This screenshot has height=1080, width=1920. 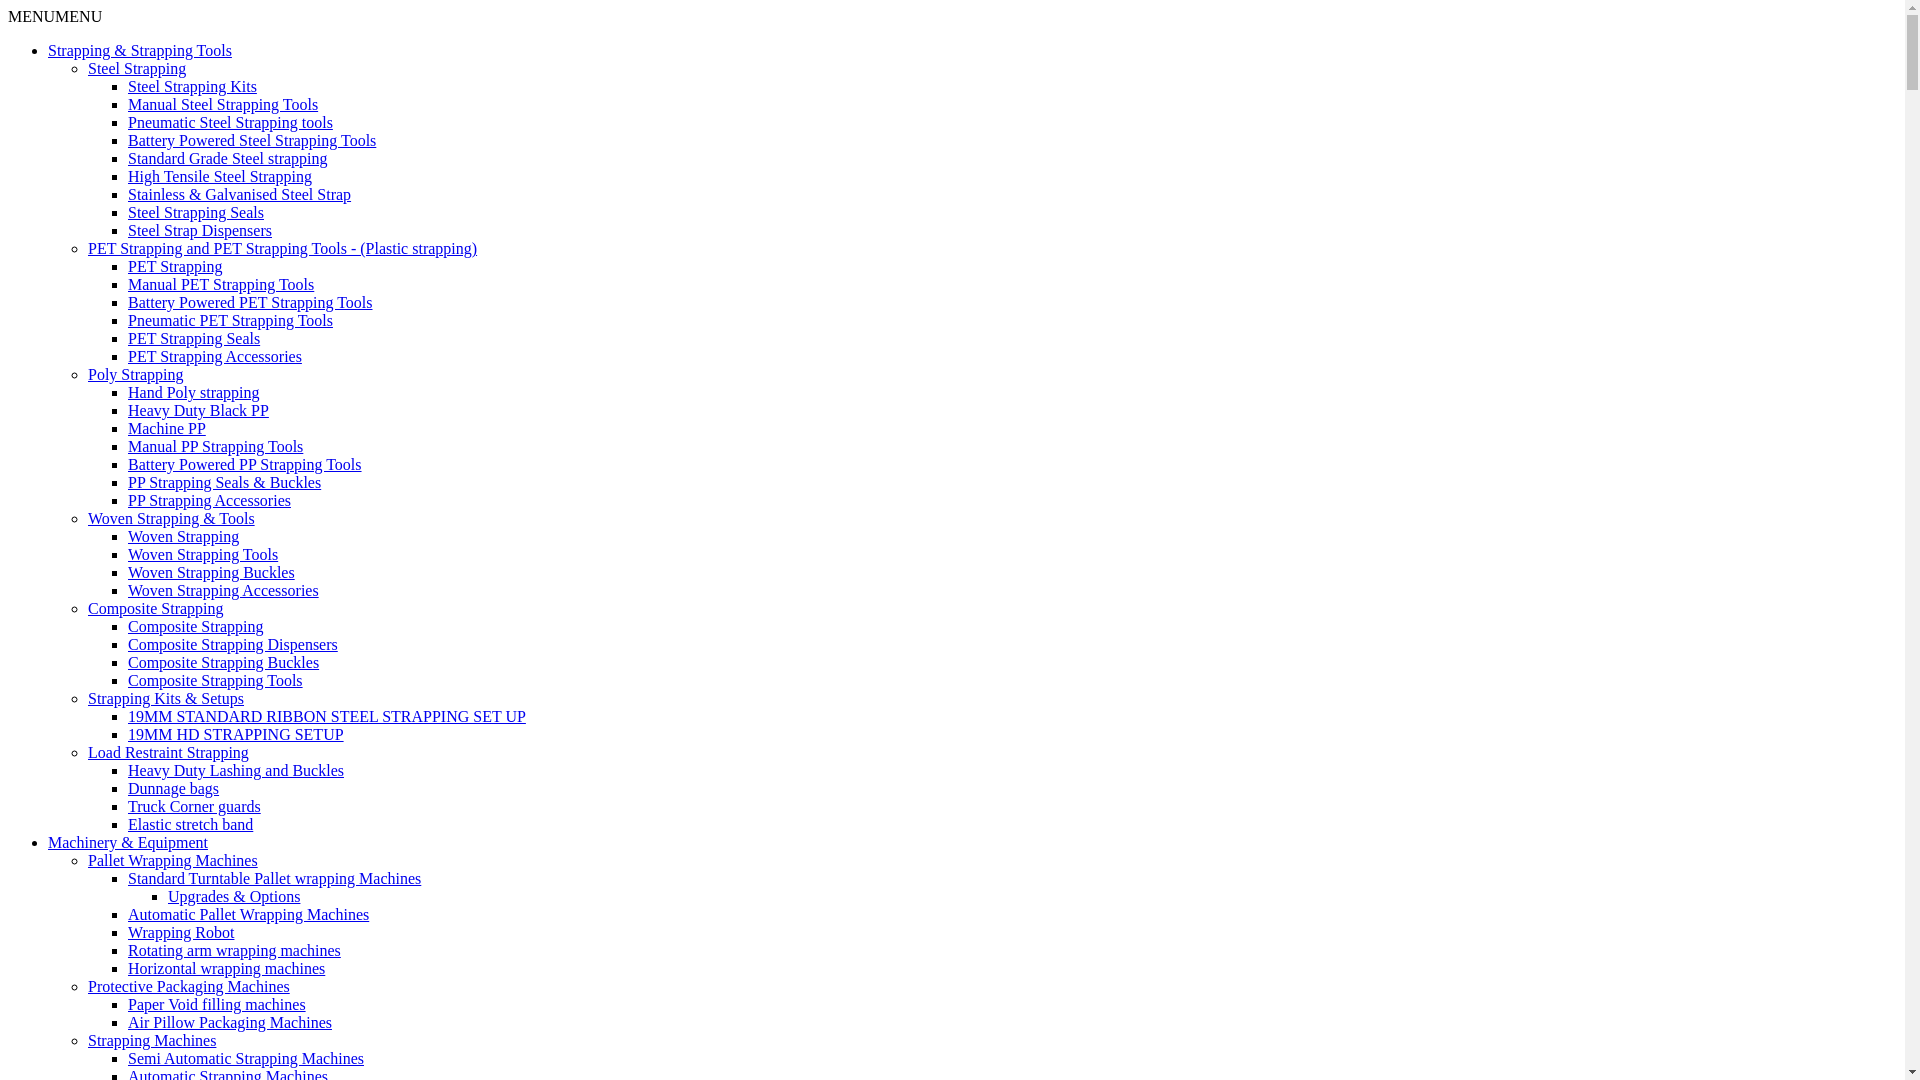 I want to click on 'Paper Void filling machines', so click(x=216, y=1004).